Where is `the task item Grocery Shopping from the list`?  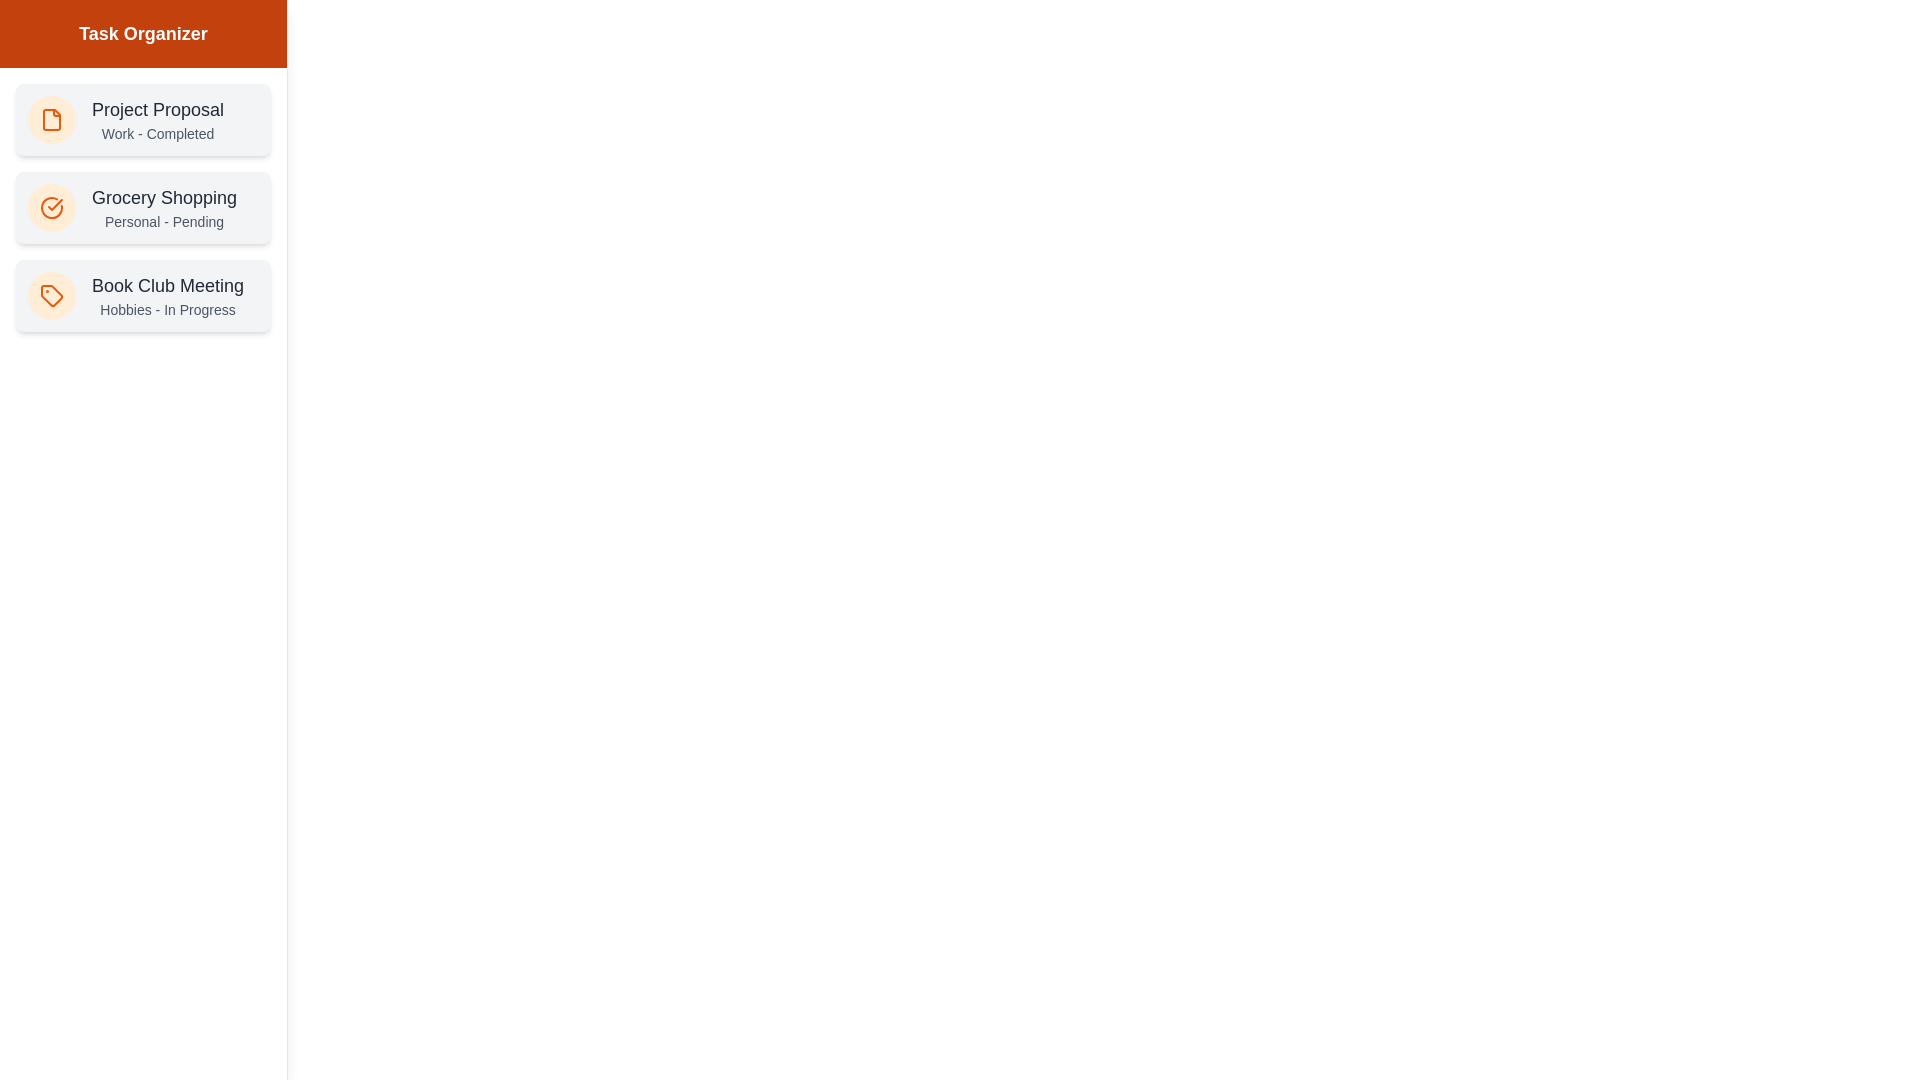 the task item Grocery Shopping from the list is located at coordinates (142, 208).